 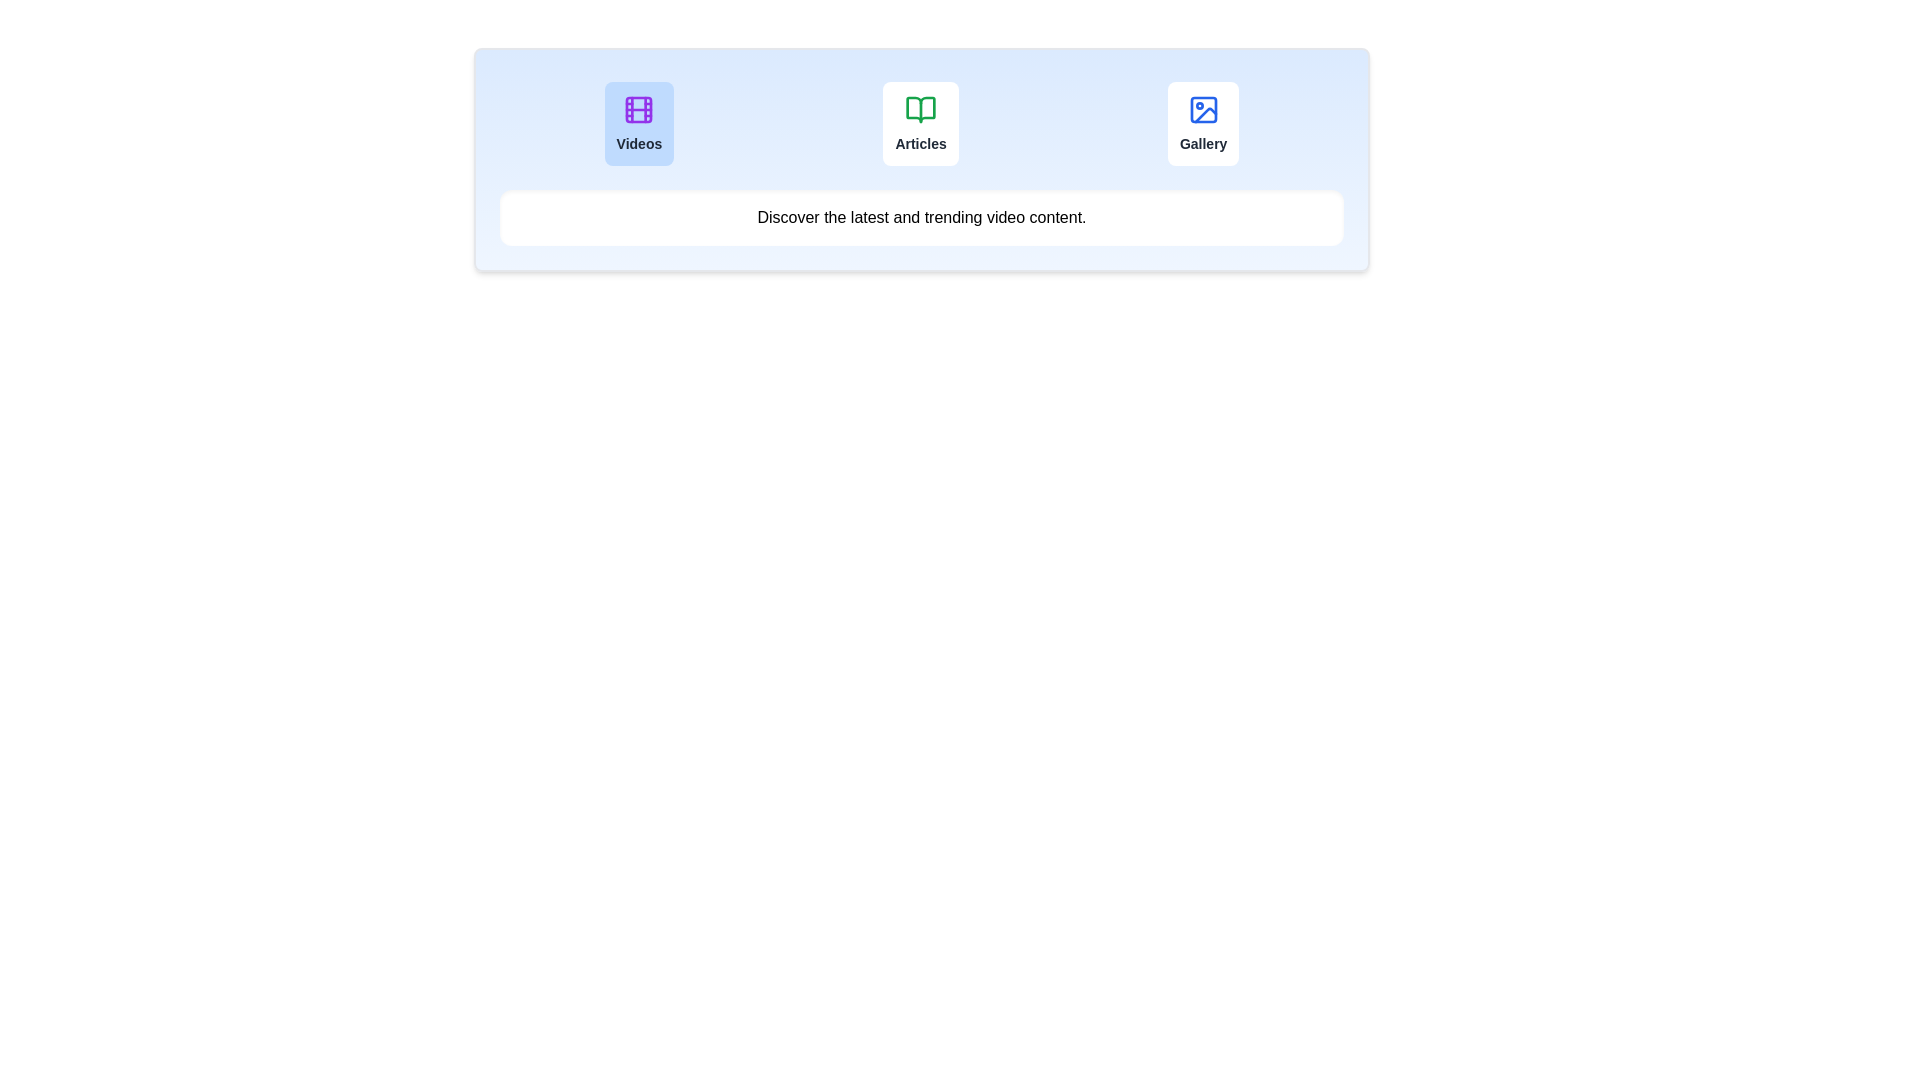 I want to click on the Articles tab, so click(x=920, y=123).